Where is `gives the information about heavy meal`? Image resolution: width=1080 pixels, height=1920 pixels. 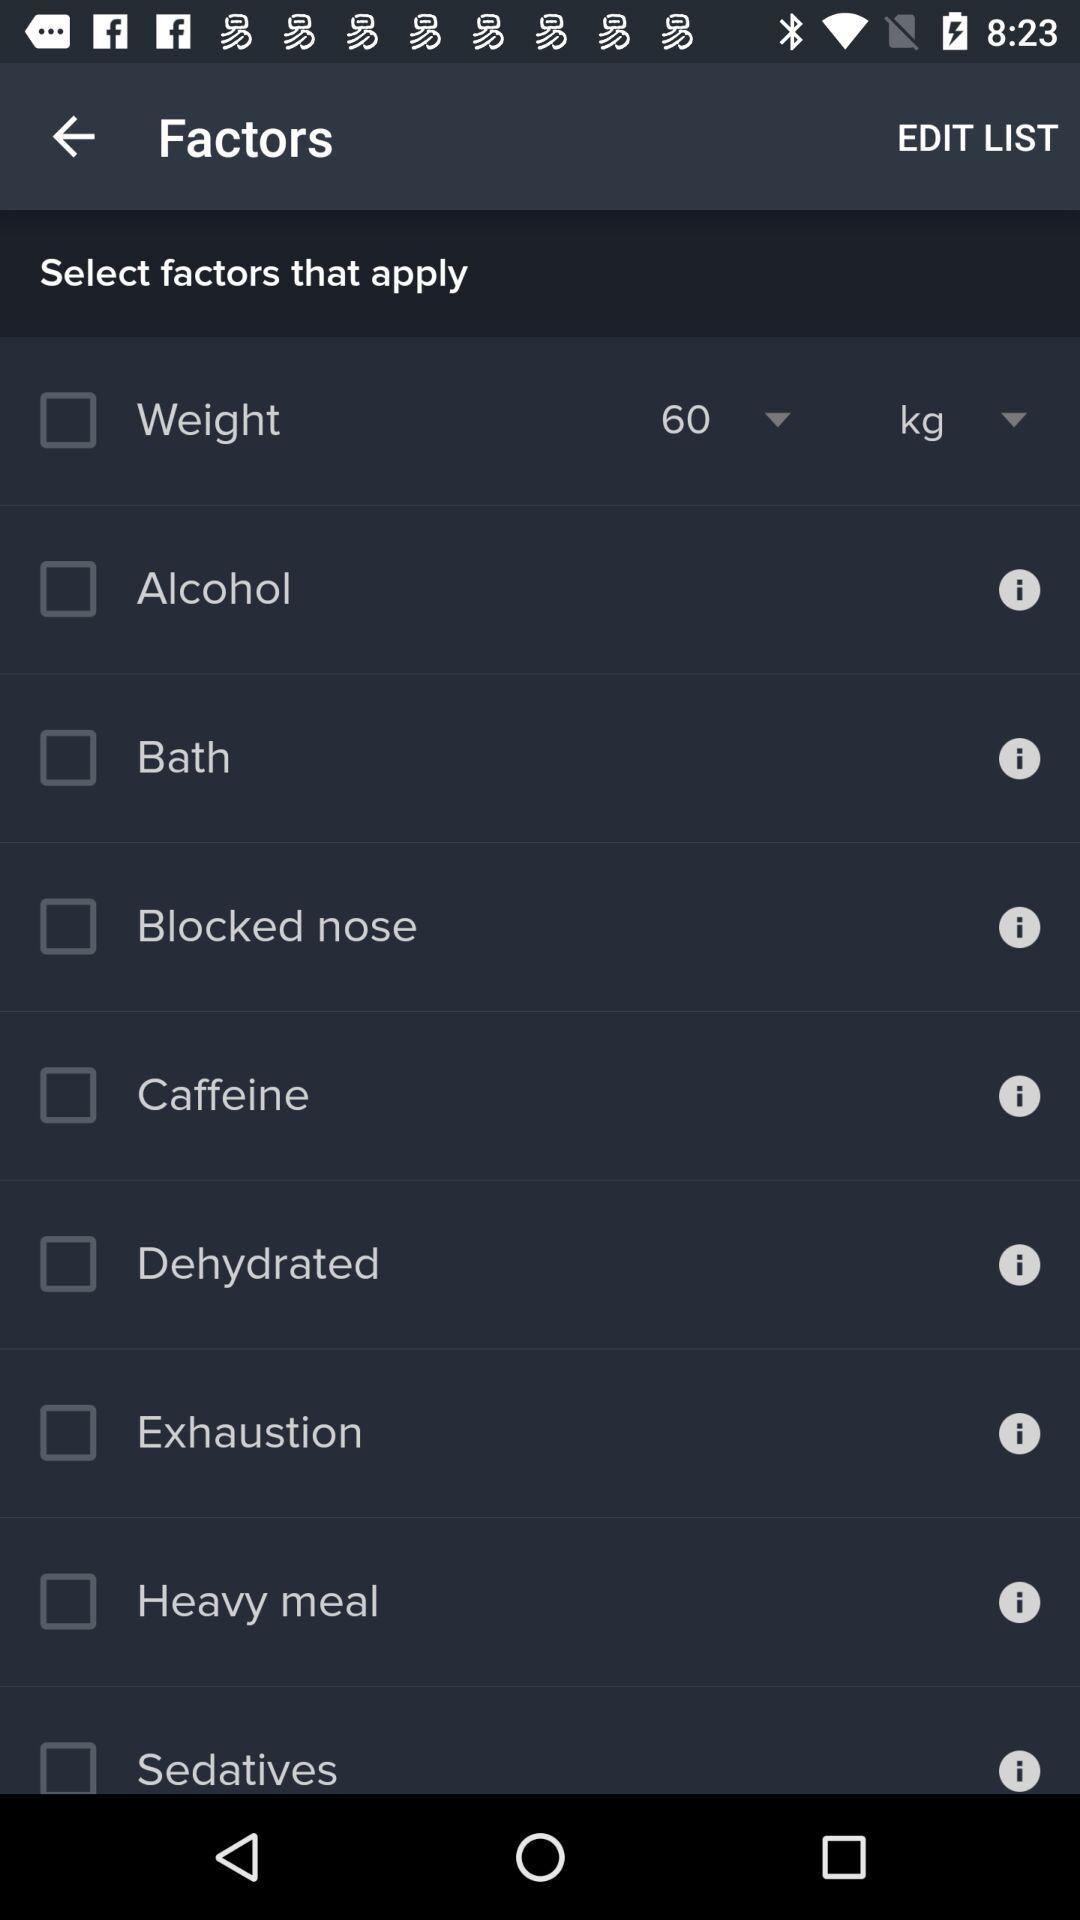 gives the information about heavy meal is located at coordinates (1019, 1602).